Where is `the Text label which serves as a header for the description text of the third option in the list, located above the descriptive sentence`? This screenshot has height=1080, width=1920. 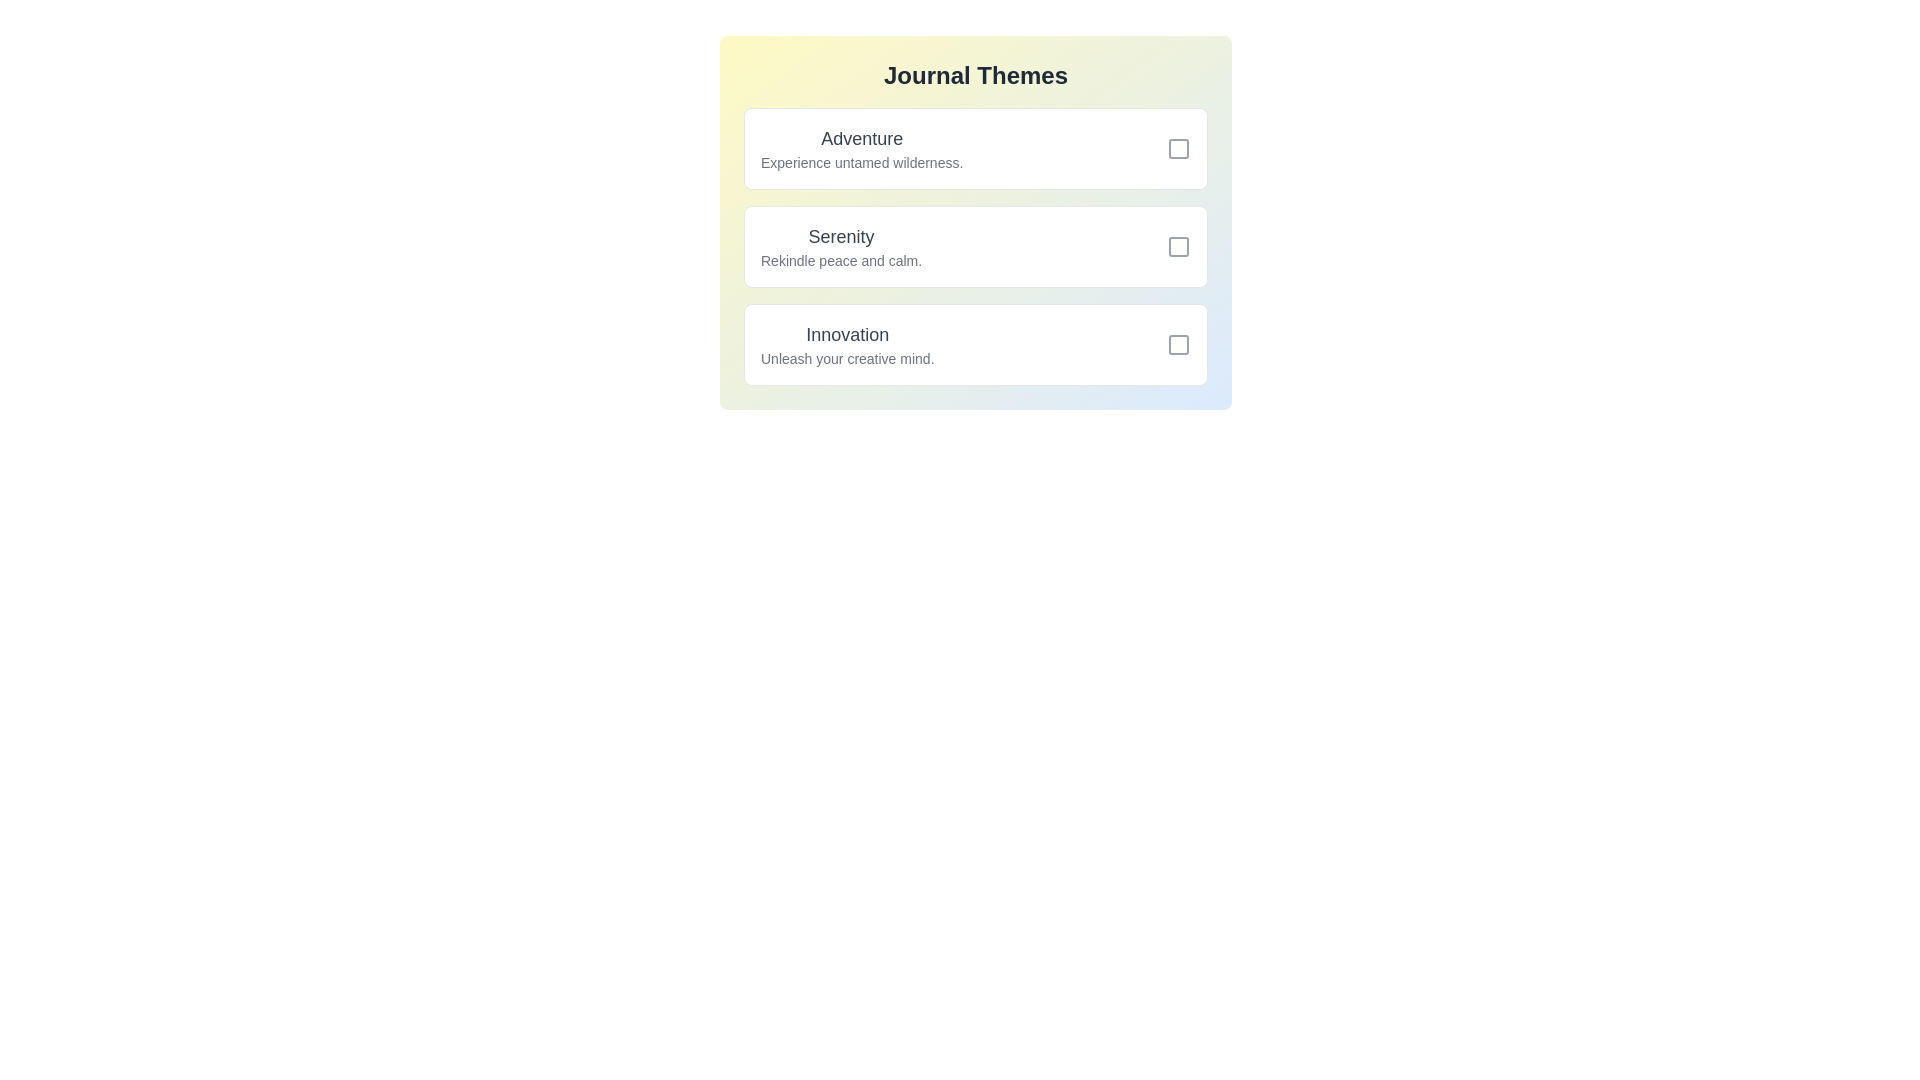
the Text label which serves as a header for the description text of the third option in the list, located above the descriptive sentence is located at coordinates (847, 334).